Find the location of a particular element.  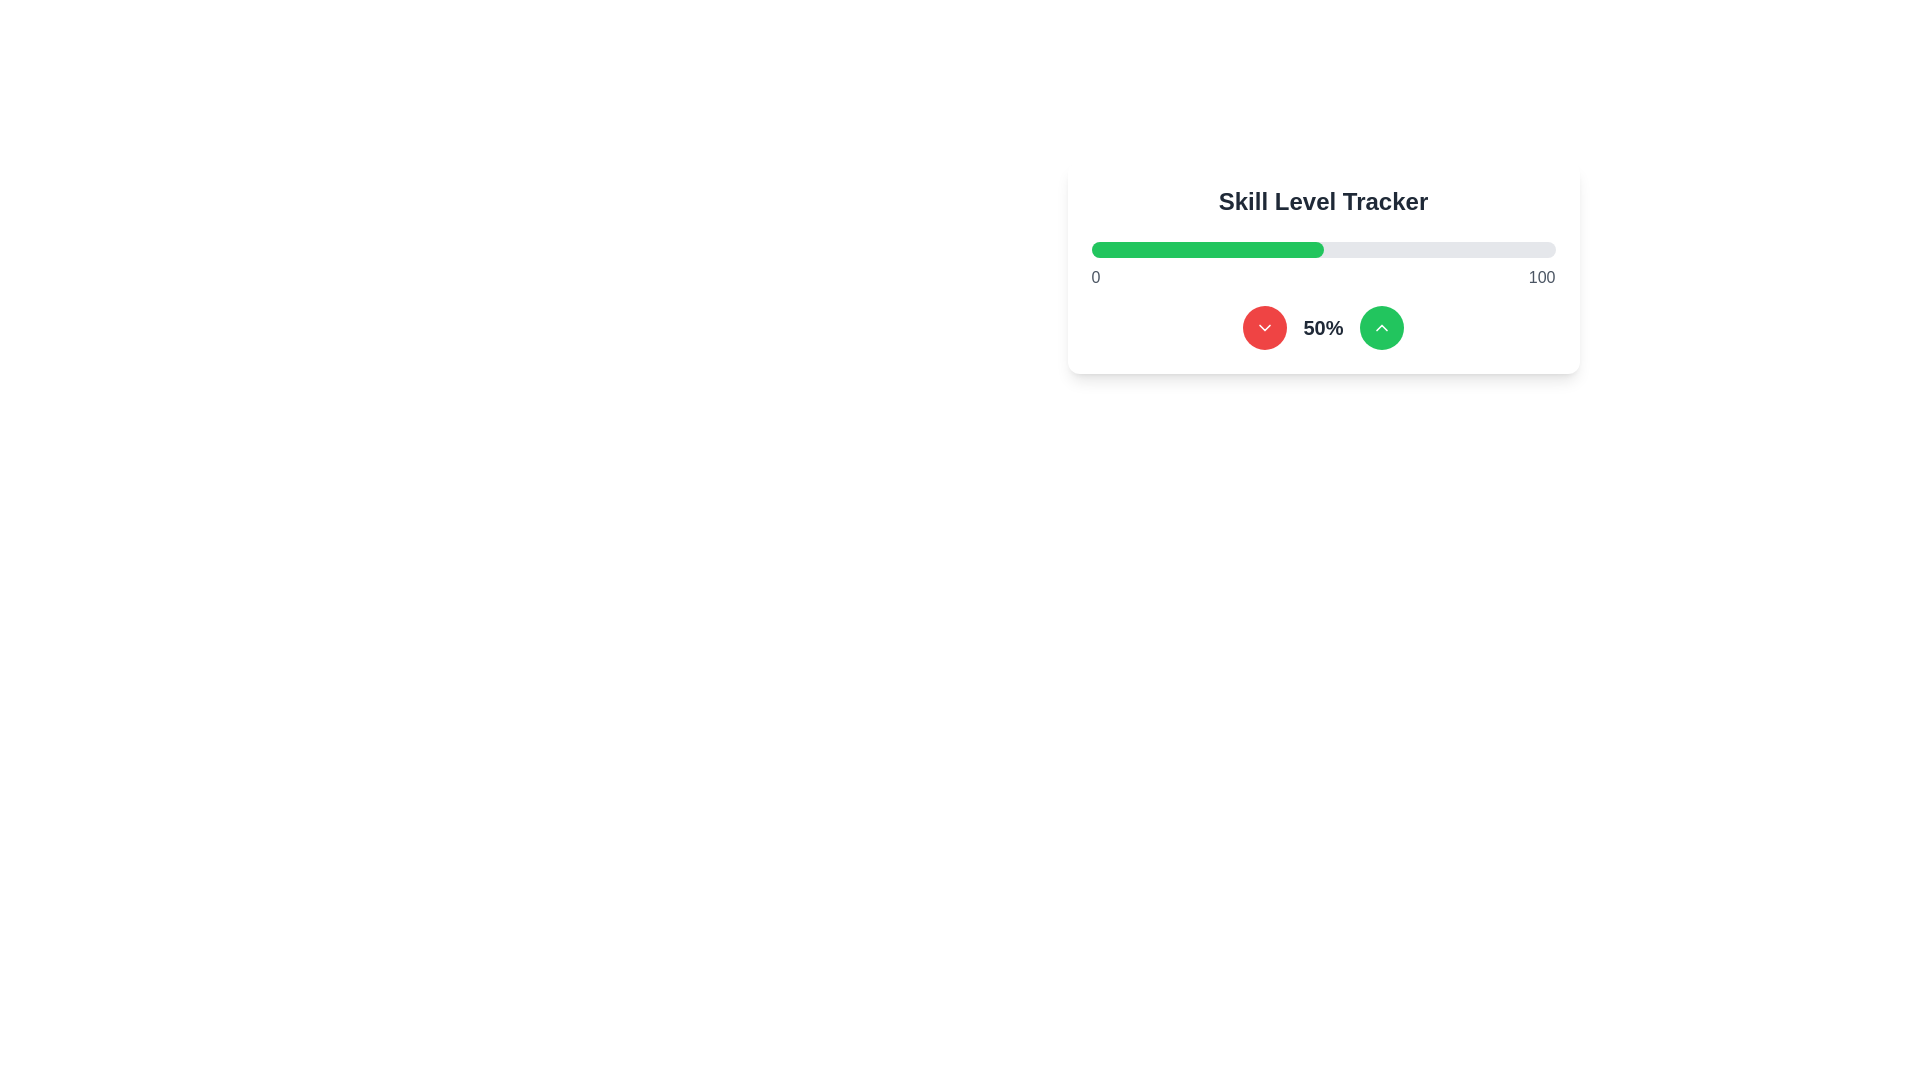

the chevron icon located within a green circular button, which indicates an upward scrolling action, positioned to the right of a red circular button and numeric text ('50%') is located at coordinates (1380, 326).